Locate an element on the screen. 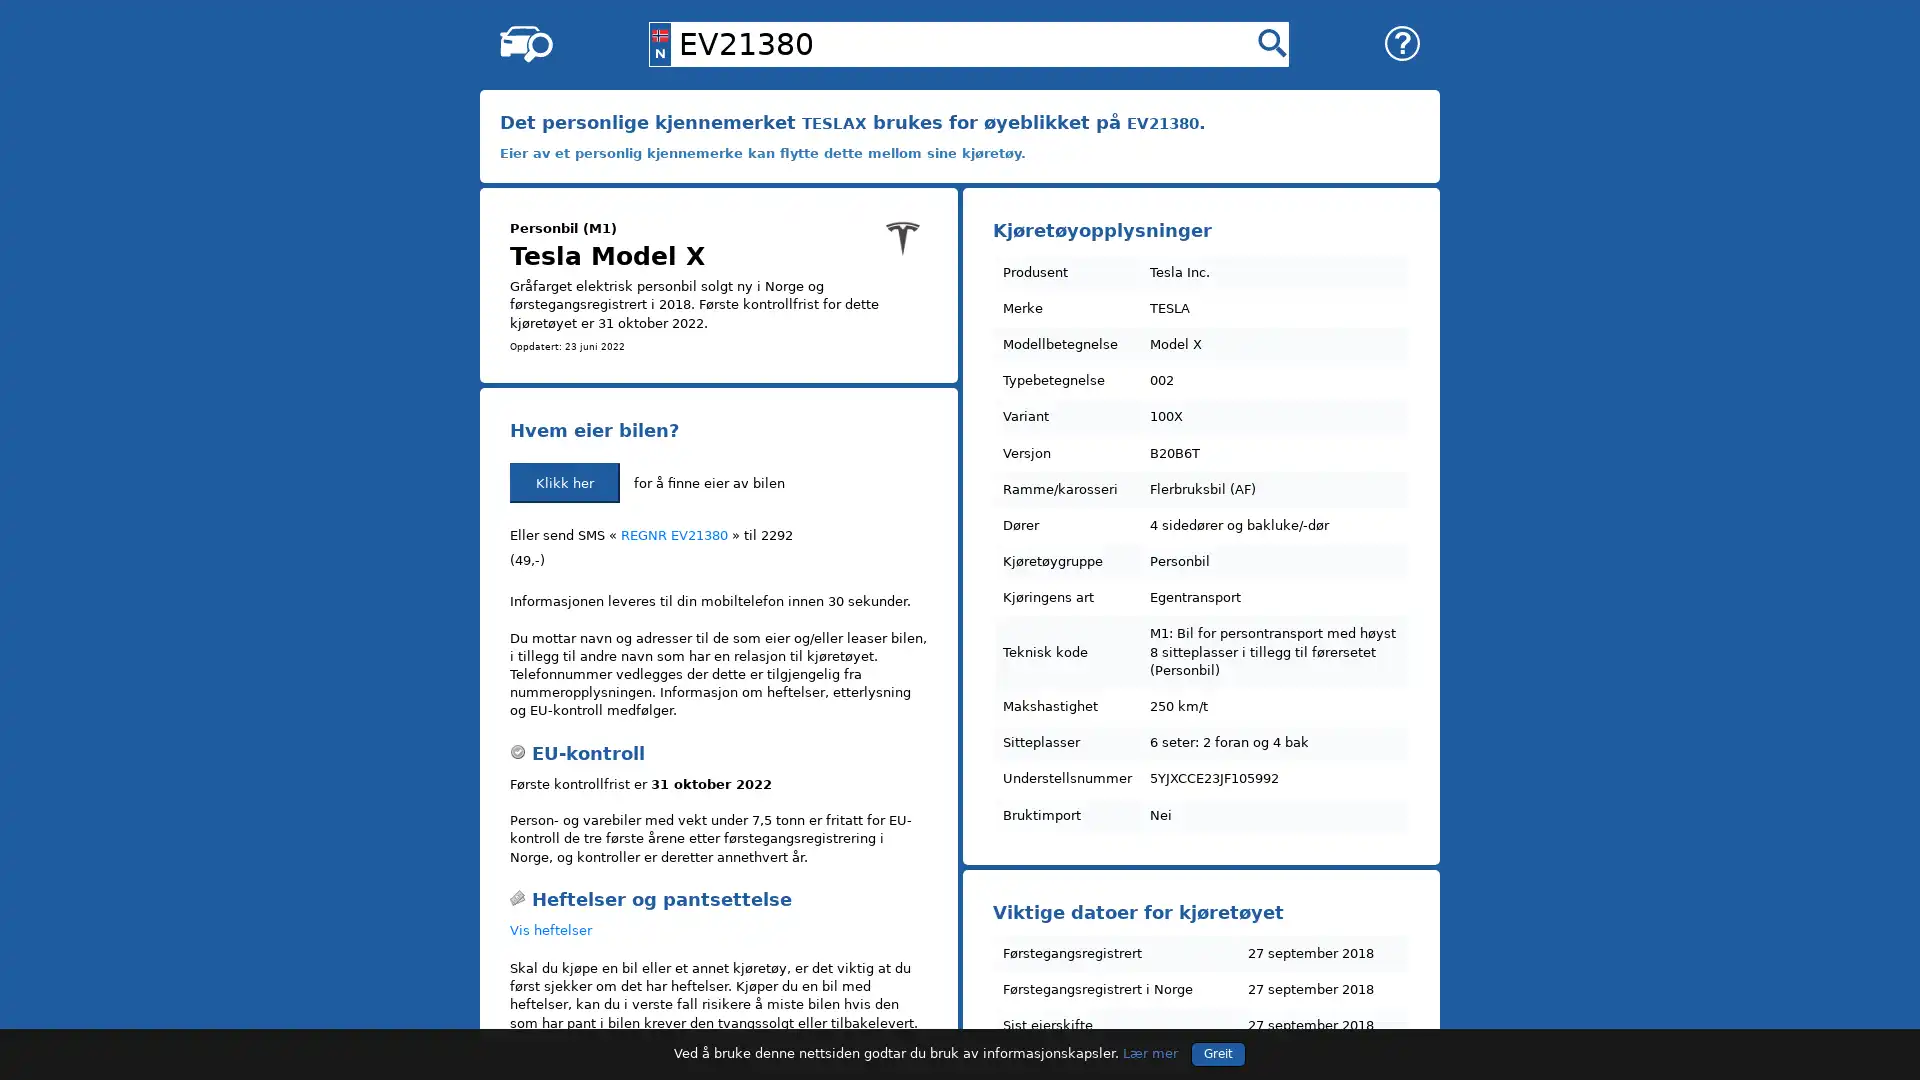  Greit is located at coordinates (1217, 1052).